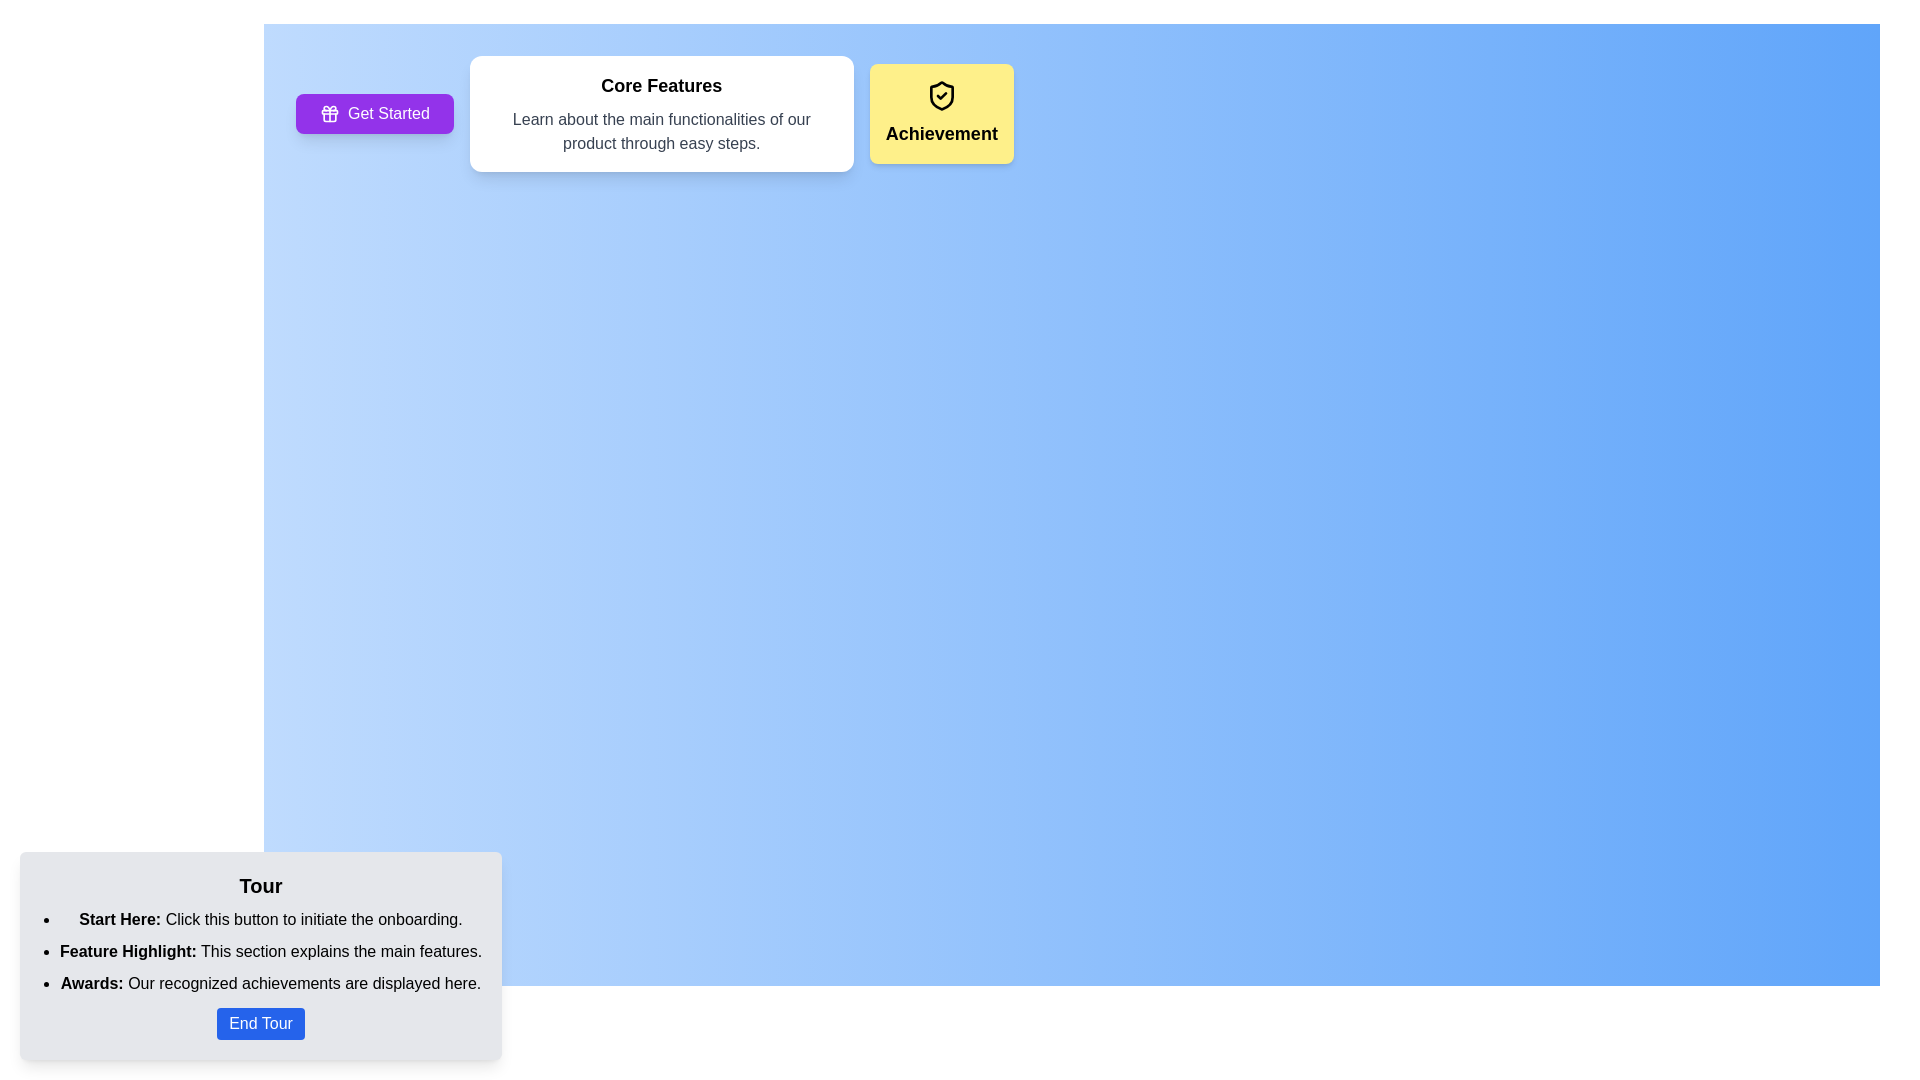 This screenshot has height=1080, width=1920. What do you see at coordinates (330, 114) in the screenshot?
I see `the gift icon located on the left-hand side within the purple button labeled 'Get Started' in the top-left portion of the interface` at bounding box center [330, 114].